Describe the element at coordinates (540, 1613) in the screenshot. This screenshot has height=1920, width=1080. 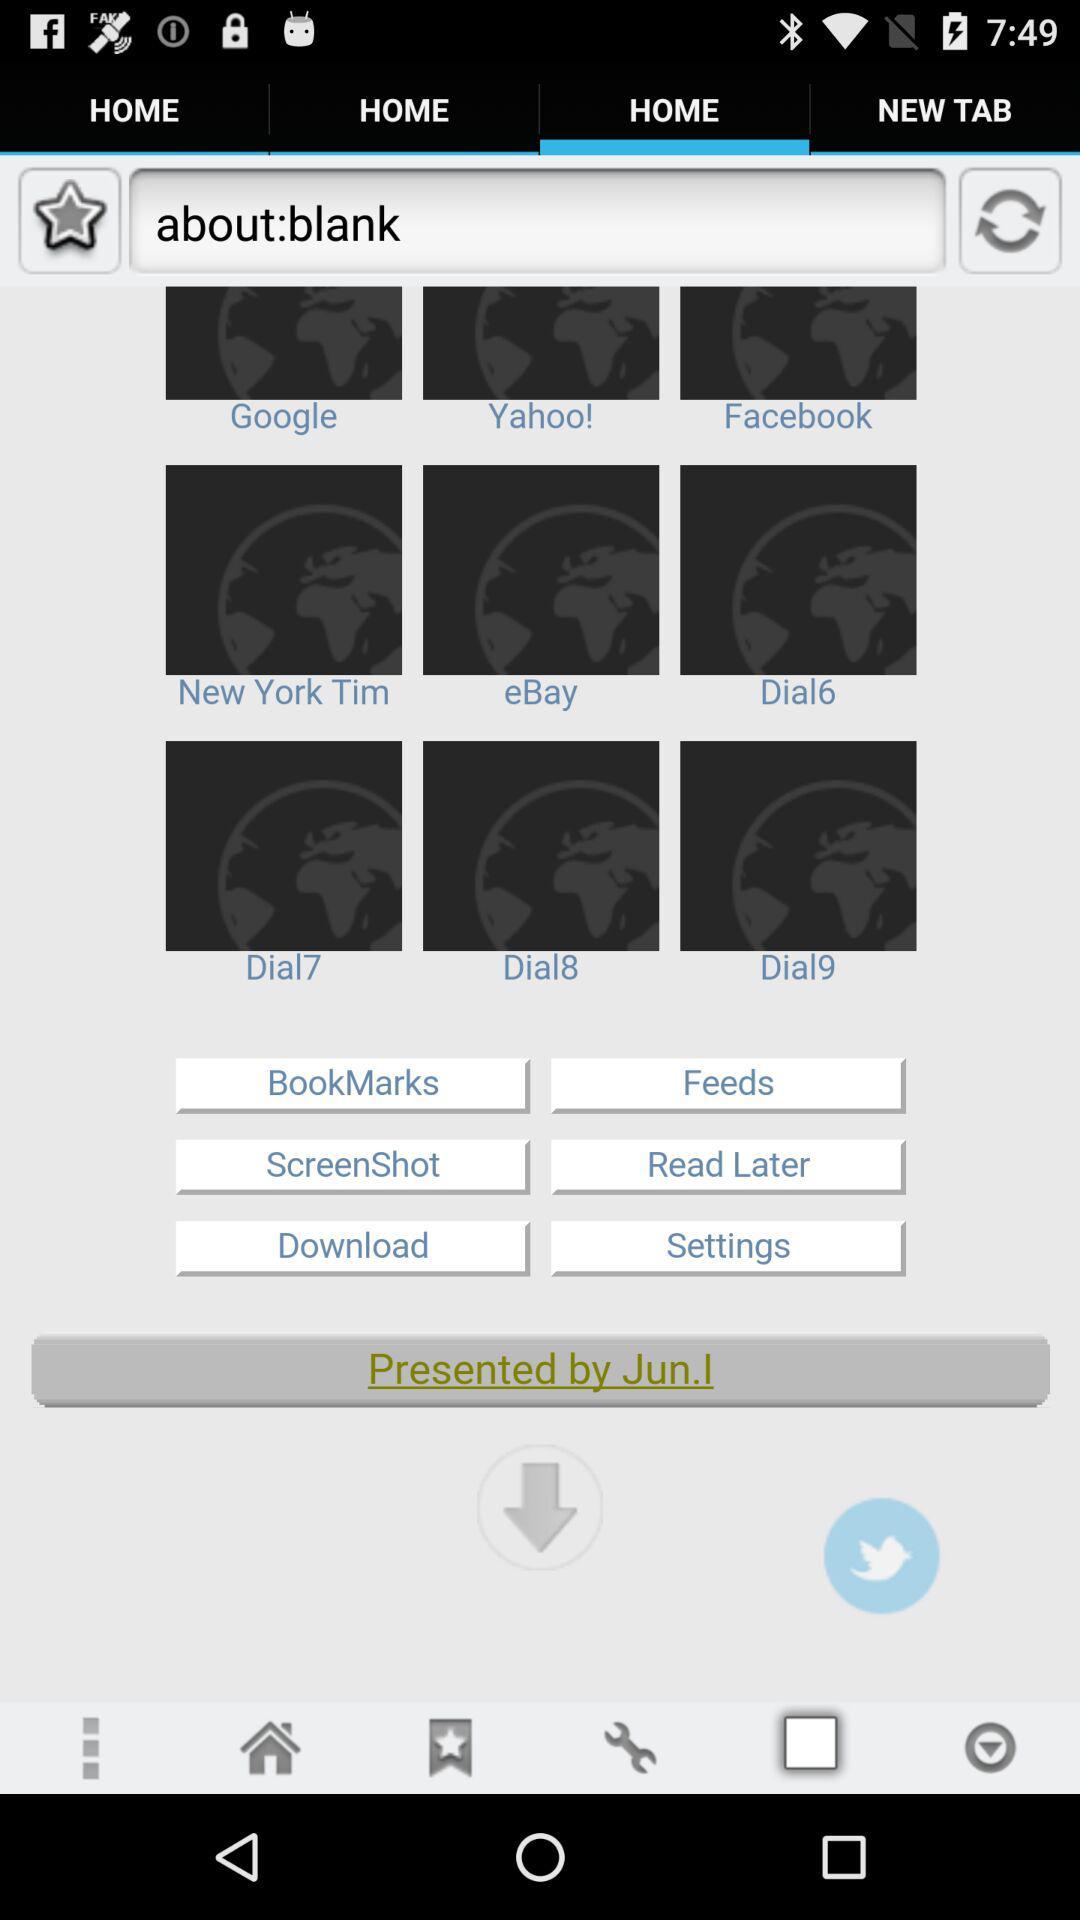
I see `the arrow_downward icon` at that location.